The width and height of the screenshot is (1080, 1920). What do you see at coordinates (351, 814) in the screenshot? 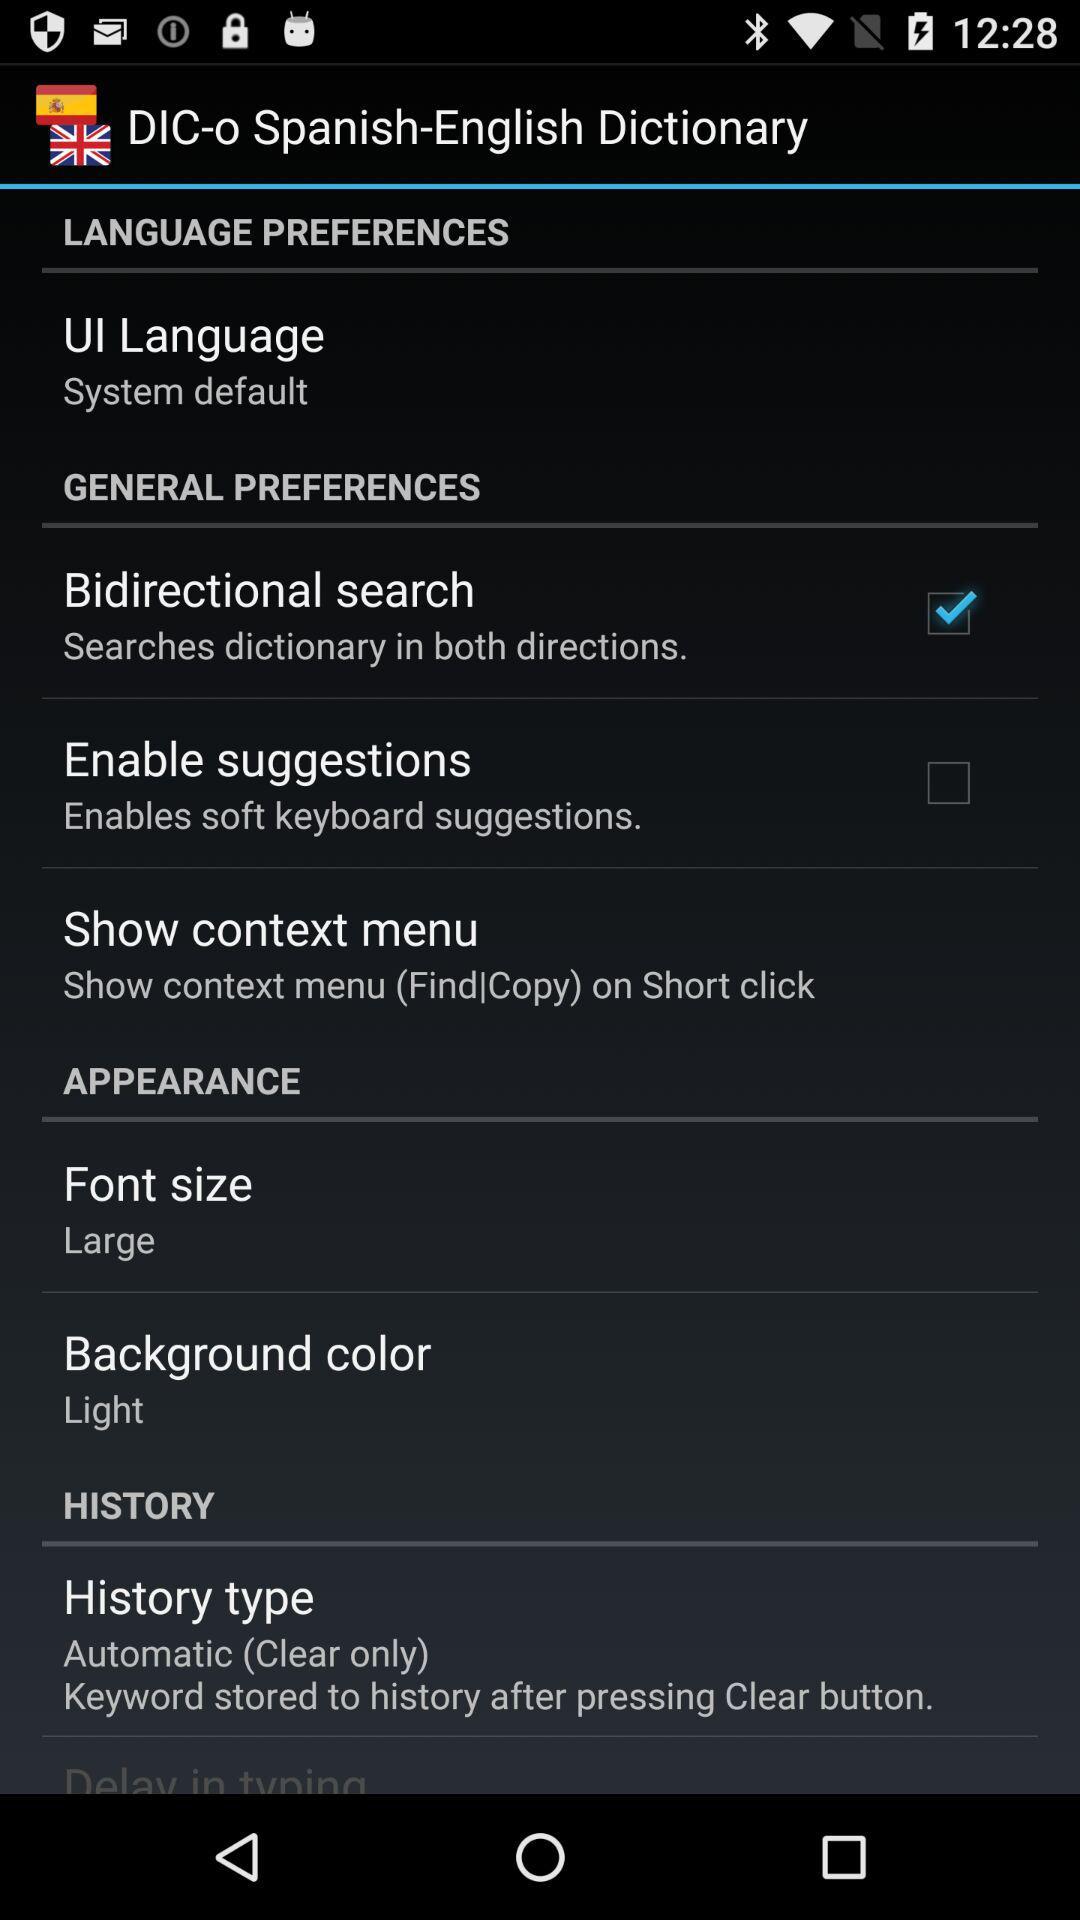
I see `the icon below enable suggestions app` at bounding box center [351, 814].